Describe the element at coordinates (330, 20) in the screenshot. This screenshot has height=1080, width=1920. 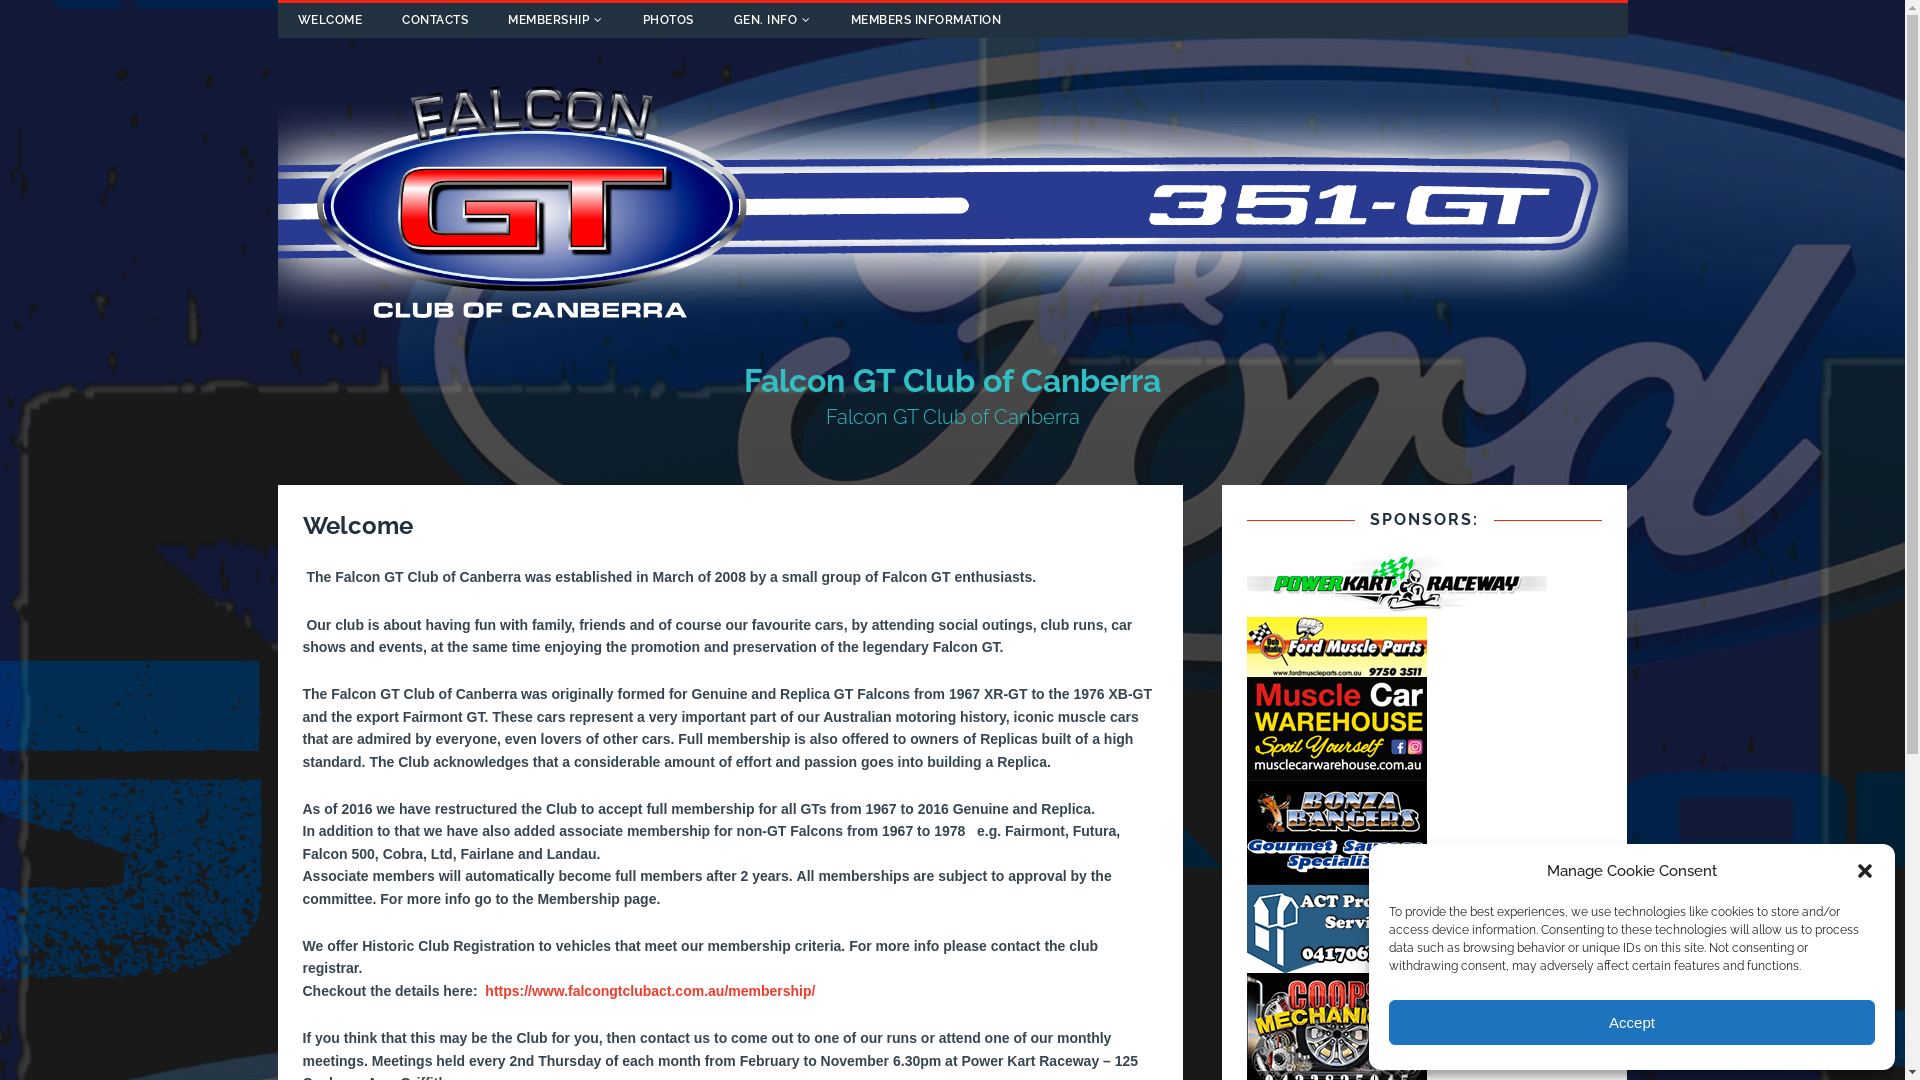
I see `'WELCOME'` at that location.